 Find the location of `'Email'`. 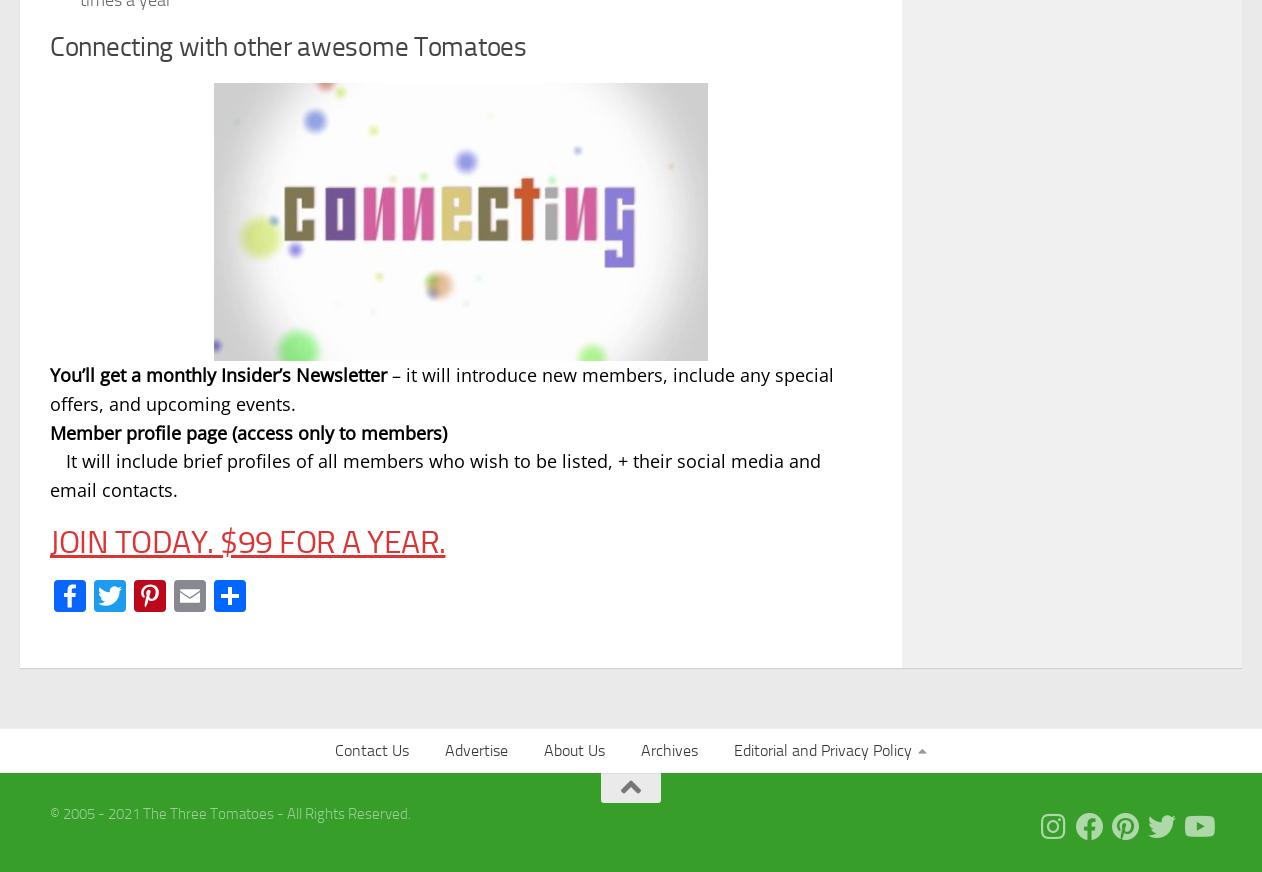

'Email' is located at coordinates (242, 594).